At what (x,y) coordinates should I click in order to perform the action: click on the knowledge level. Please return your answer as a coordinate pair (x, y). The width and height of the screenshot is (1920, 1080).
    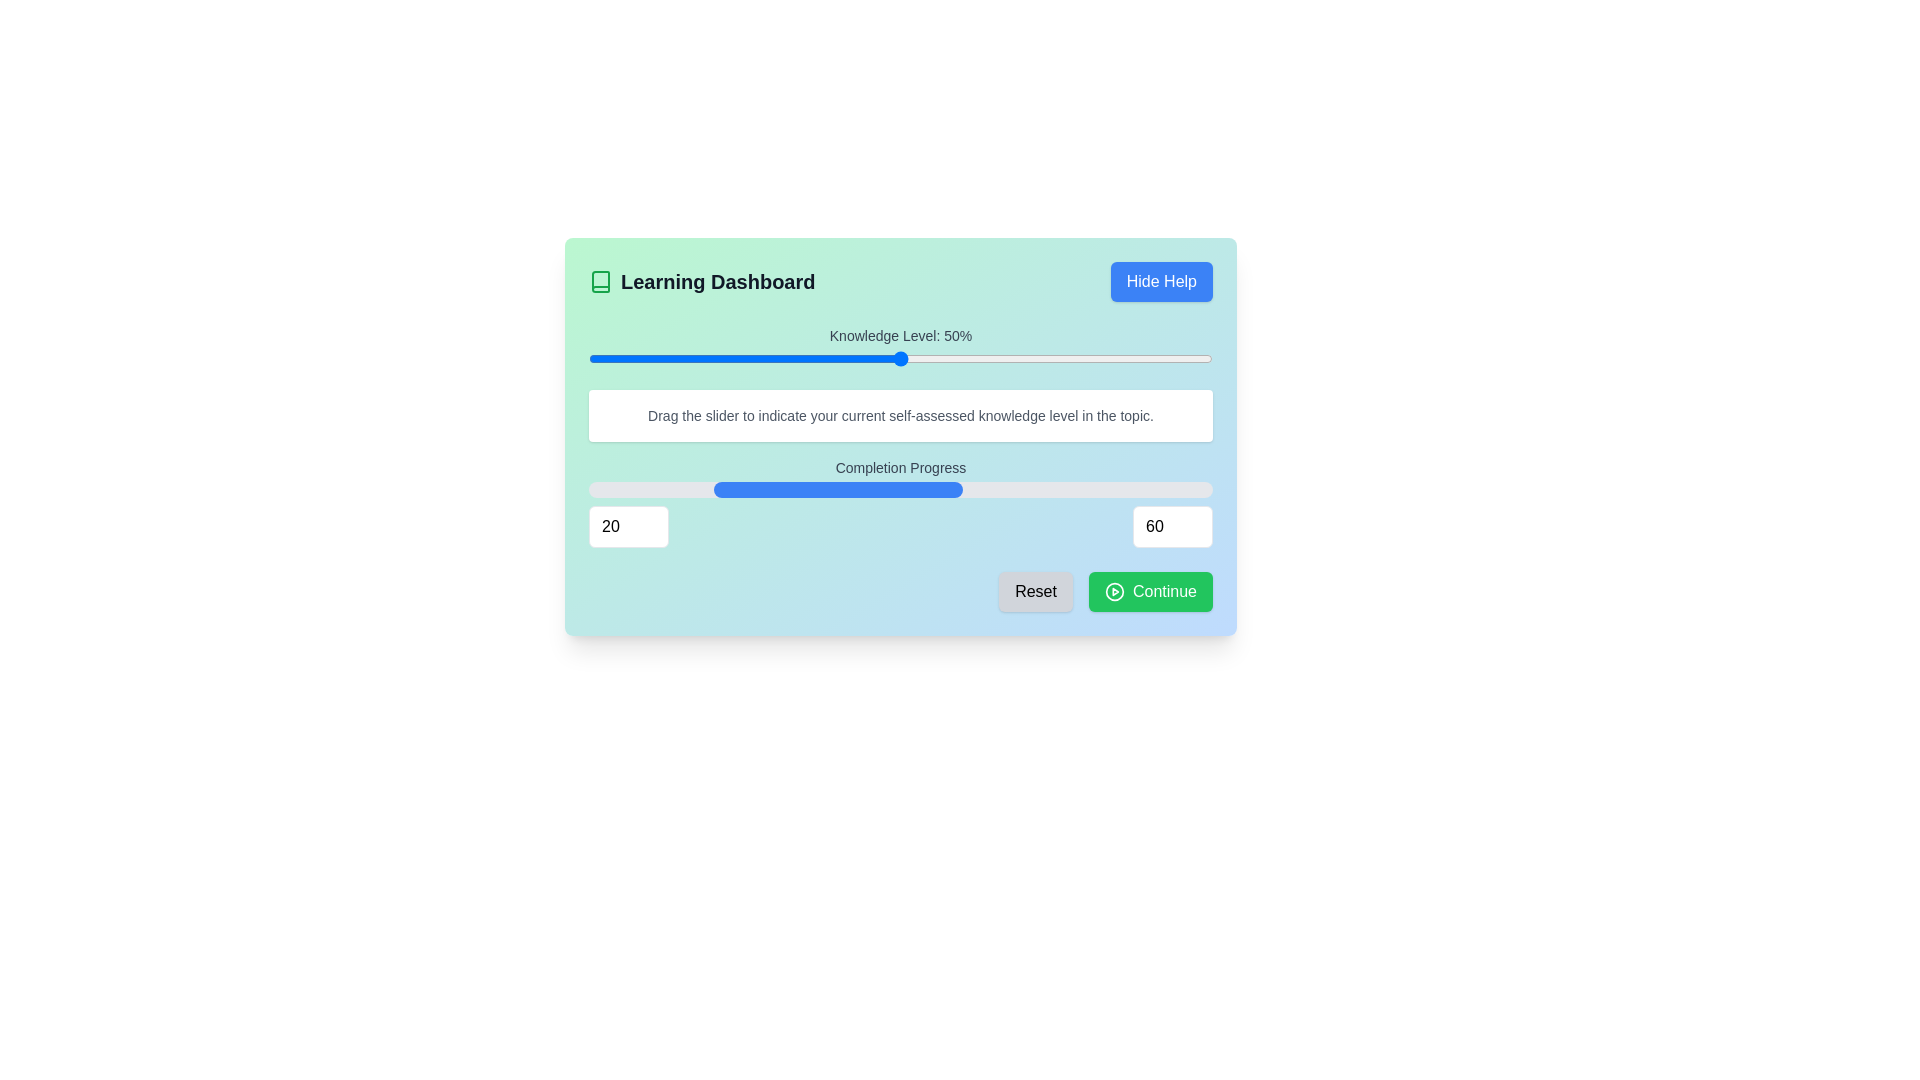
    Looking at the image, I should click on (750, 357).